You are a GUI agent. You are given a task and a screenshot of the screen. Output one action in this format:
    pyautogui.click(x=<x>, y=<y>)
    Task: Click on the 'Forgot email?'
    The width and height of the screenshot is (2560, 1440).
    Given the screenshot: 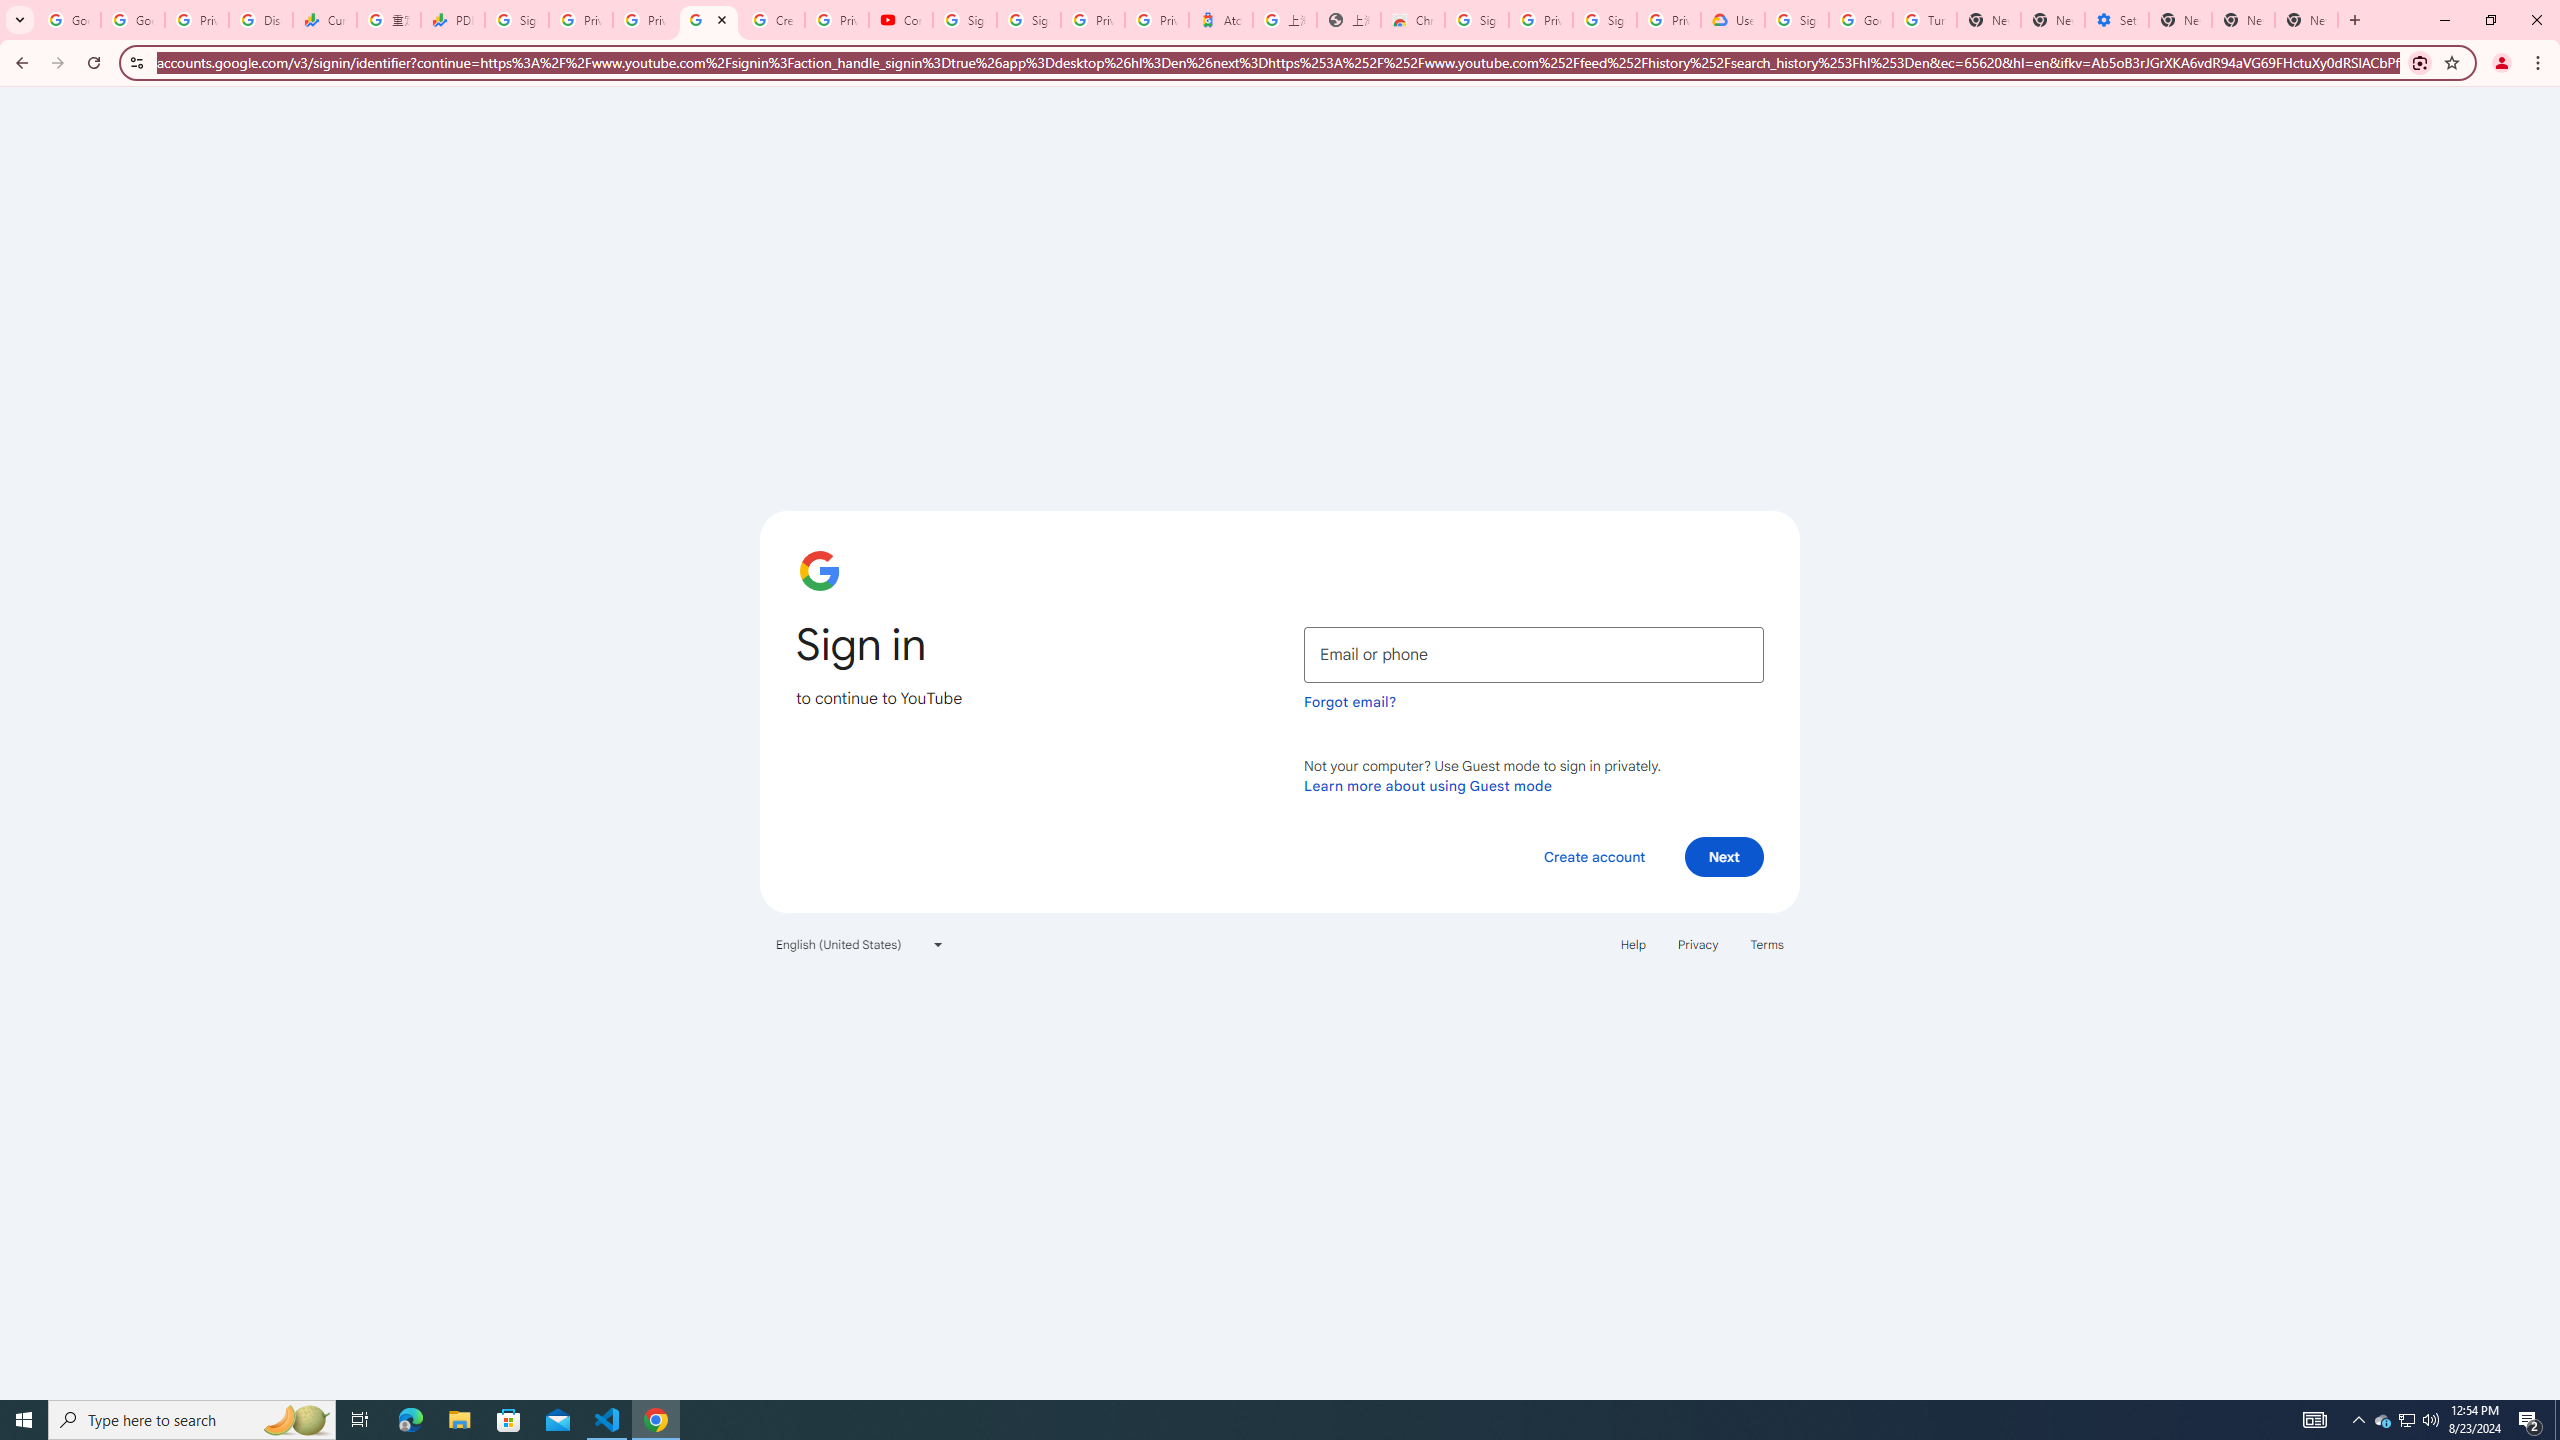 What is the action you would take?
    pyautogui.click(x=1349, y=701)
    